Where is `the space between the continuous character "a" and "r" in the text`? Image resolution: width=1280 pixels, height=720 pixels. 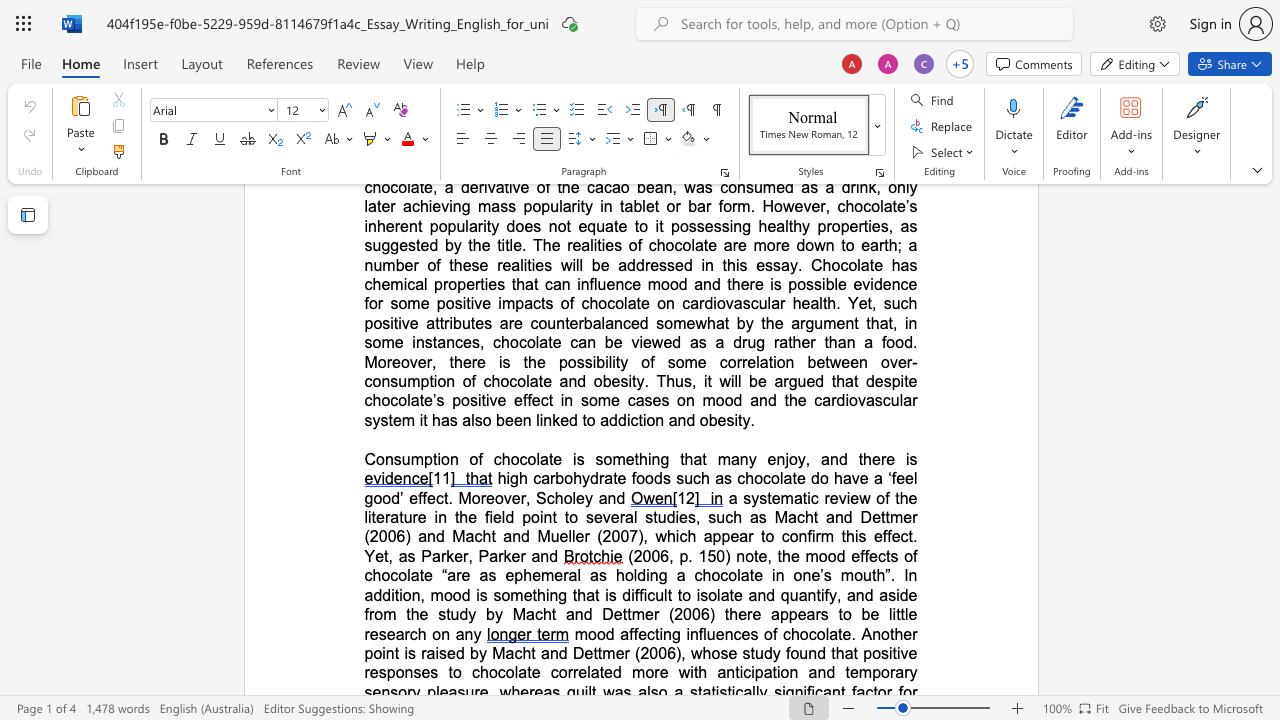 the space between the continuous character "a" and "r" in the text is located at coordinates (746, 535).